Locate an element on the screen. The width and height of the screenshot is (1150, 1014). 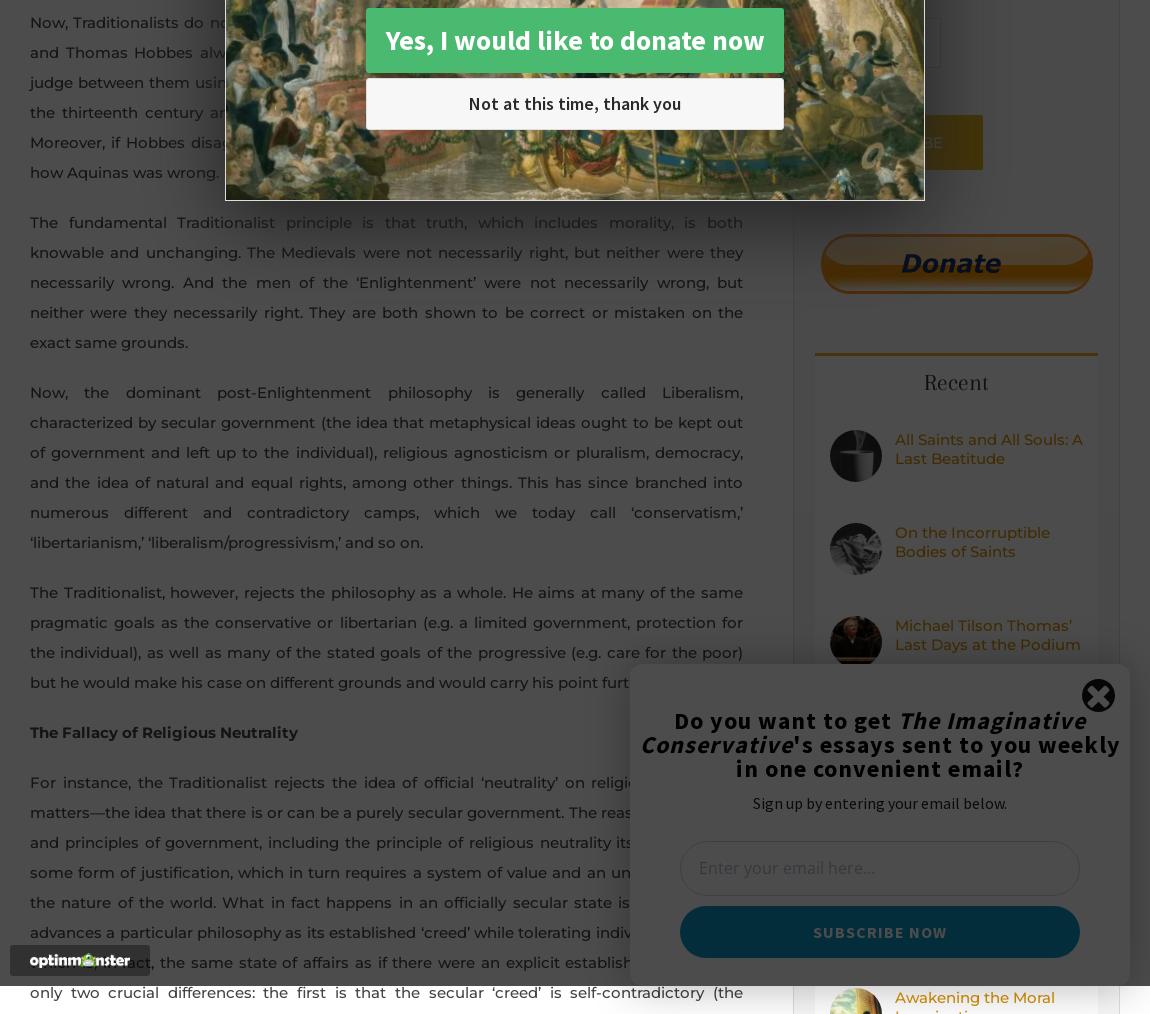
'Yes, I would like to donate now' is located at coordinates (574, 38).